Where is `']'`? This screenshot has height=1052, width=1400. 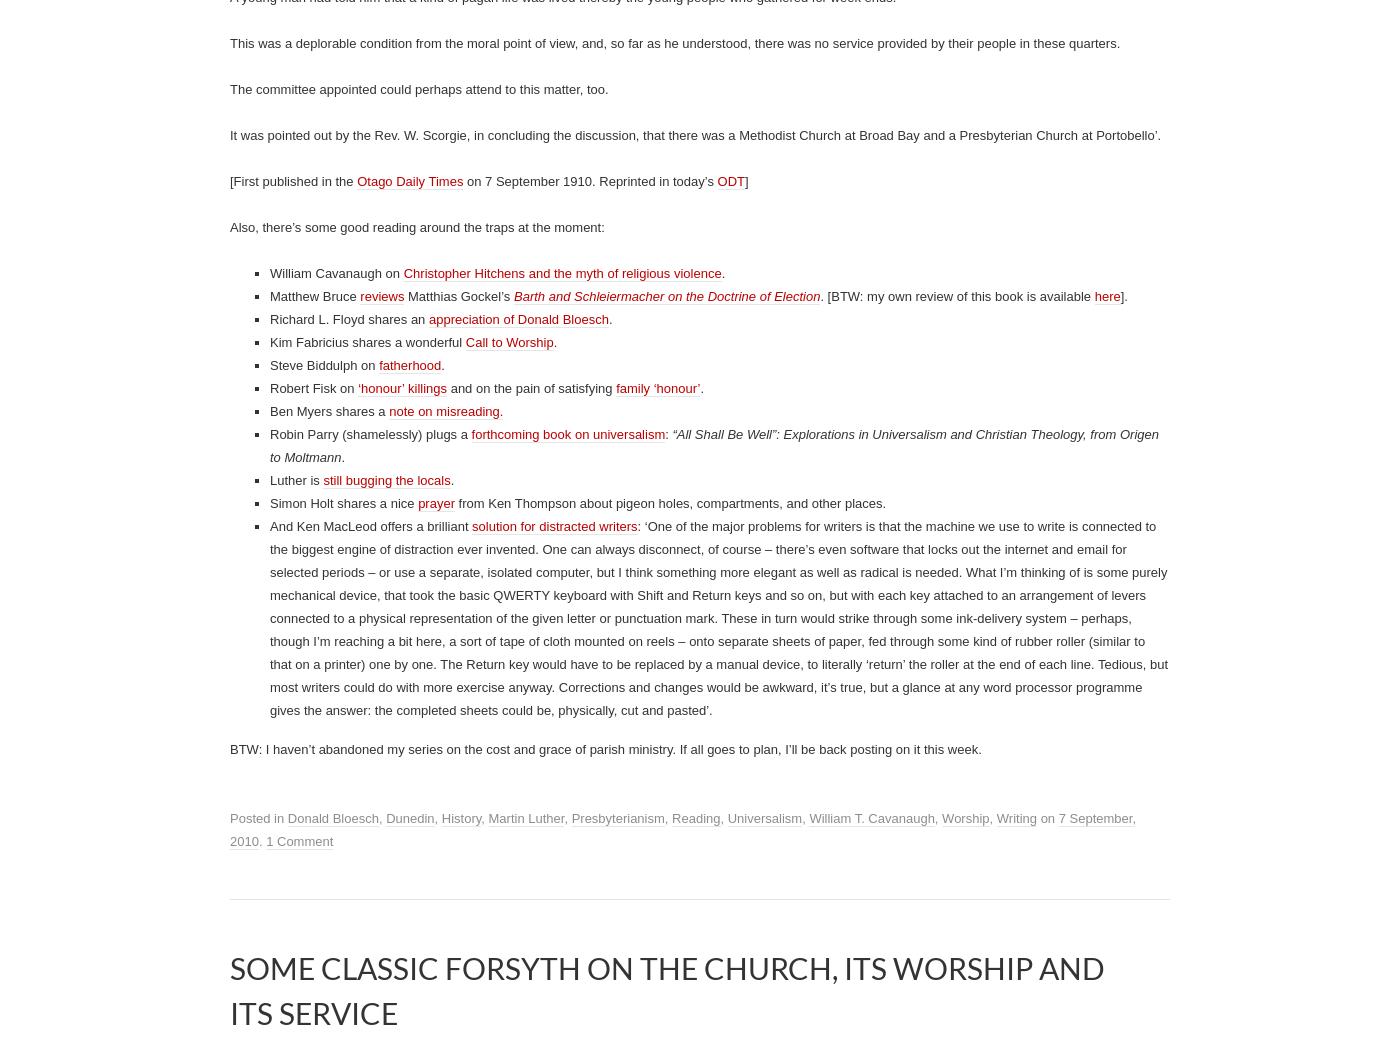 ']' is located at coordinates (744, 947).